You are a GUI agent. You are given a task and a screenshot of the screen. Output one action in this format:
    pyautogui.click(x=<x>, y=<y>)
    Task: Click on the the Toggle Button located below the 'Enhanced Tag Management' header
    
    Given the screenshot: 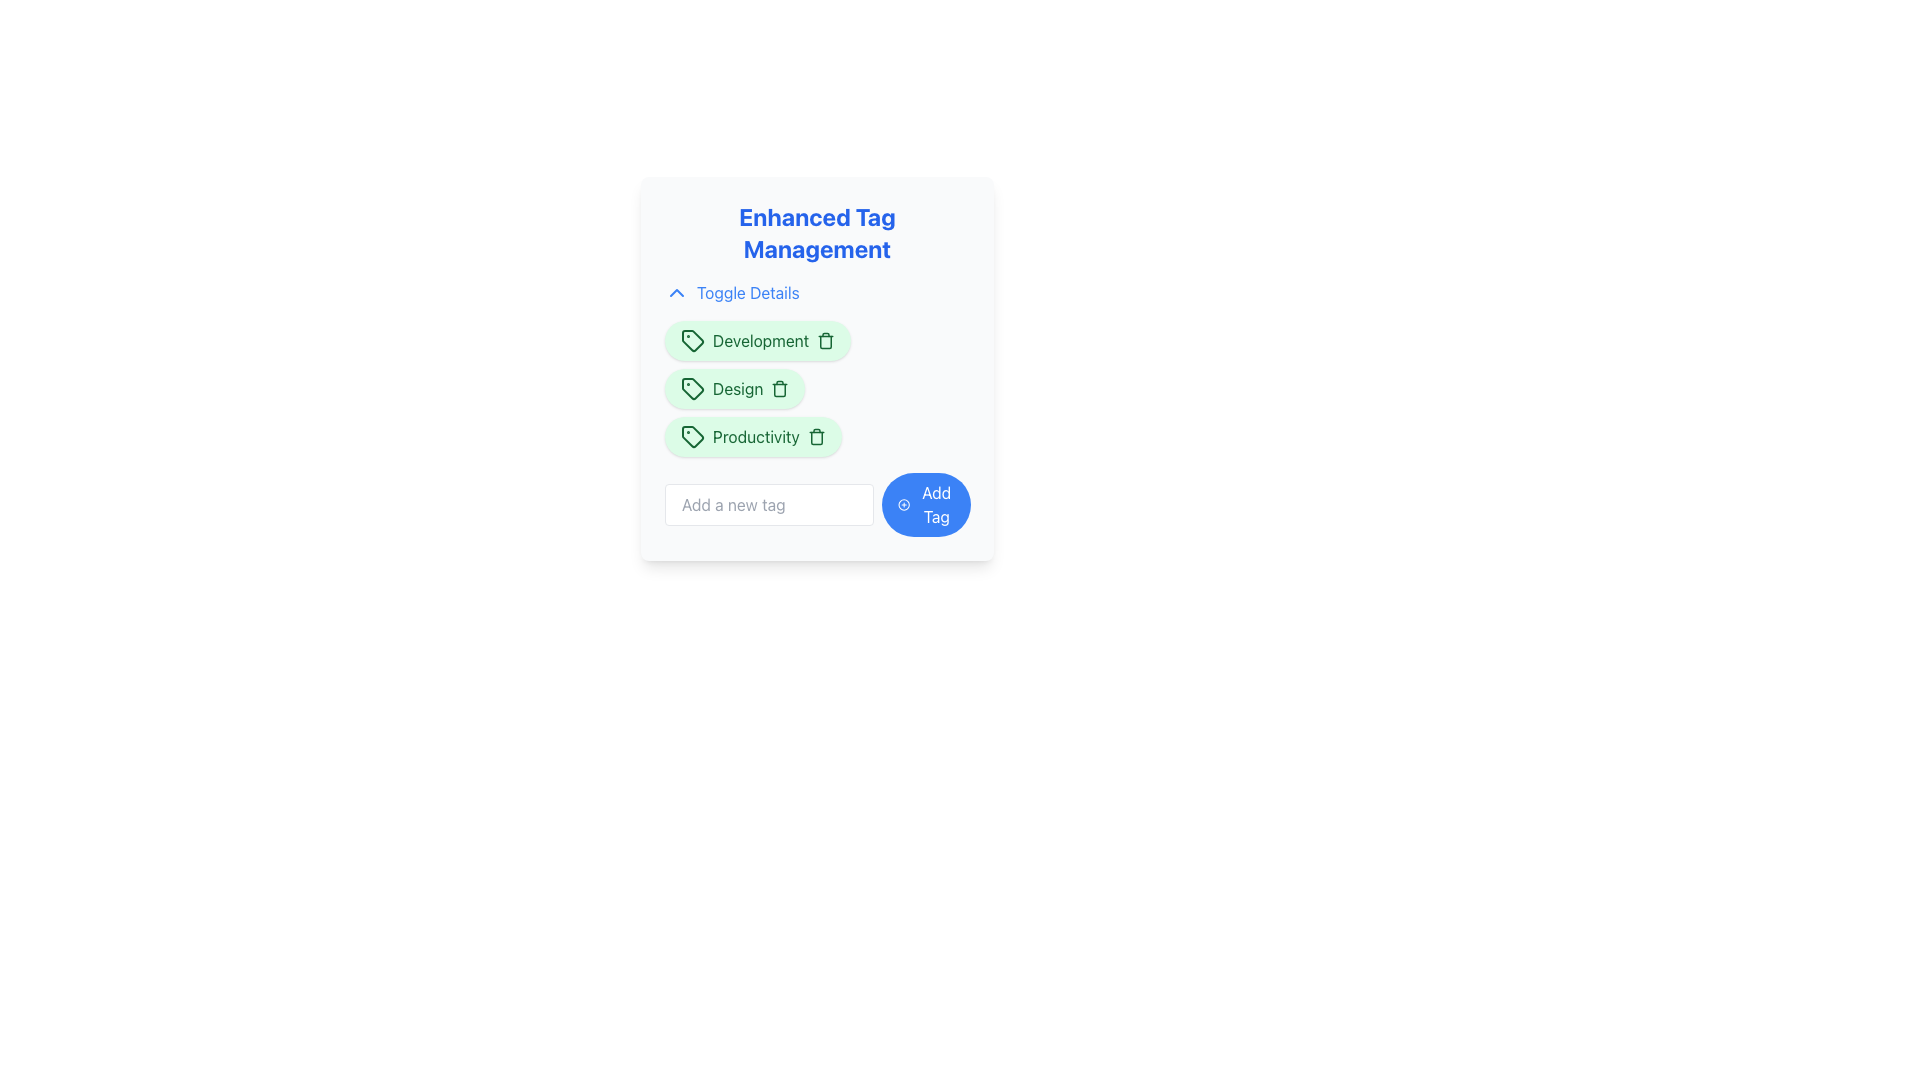 What is the action you would take?
    pyautogui.click(x=731, y=293)
    